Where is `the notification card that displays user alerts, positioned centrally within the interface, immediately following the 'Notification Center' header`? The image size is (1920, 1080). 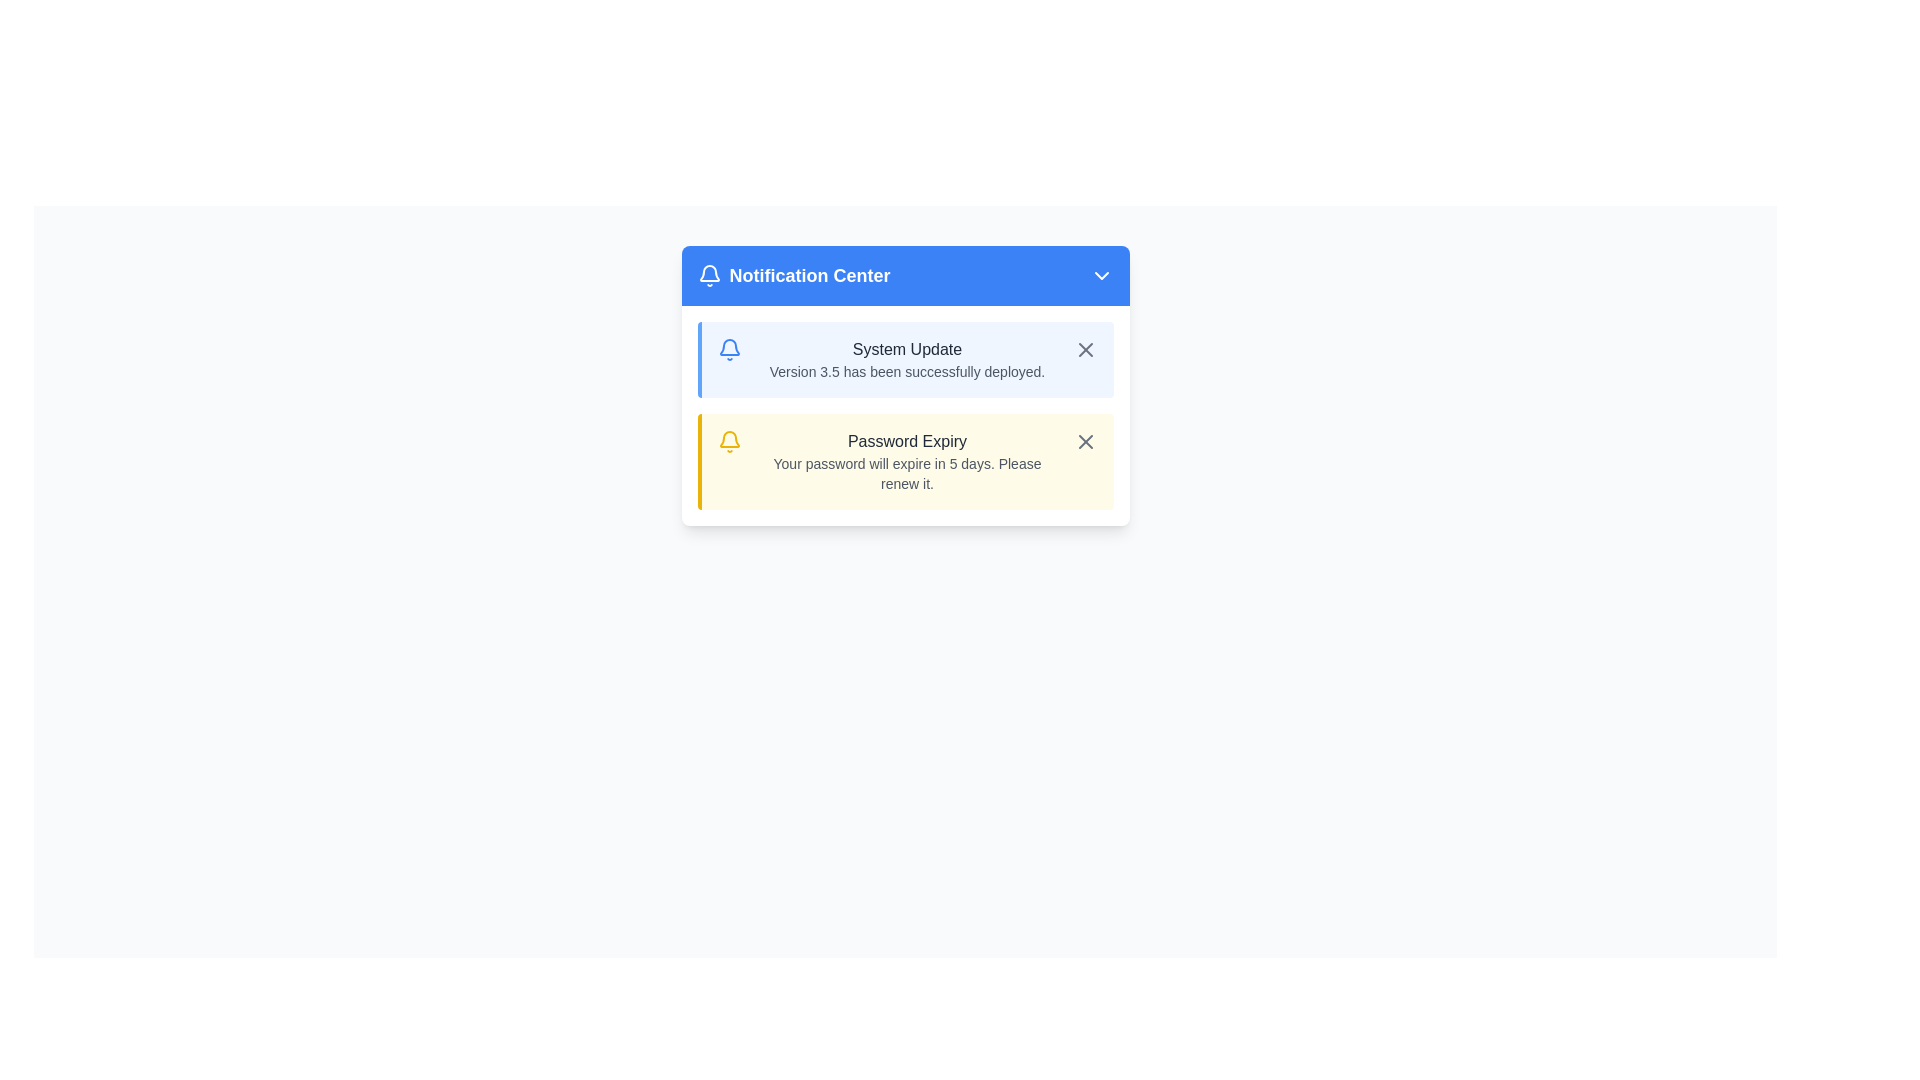
the notification card that displays user alerts, positioned centrally within the interface, immediately following the 'Notification Center' header is located at coordinates (904, 385).